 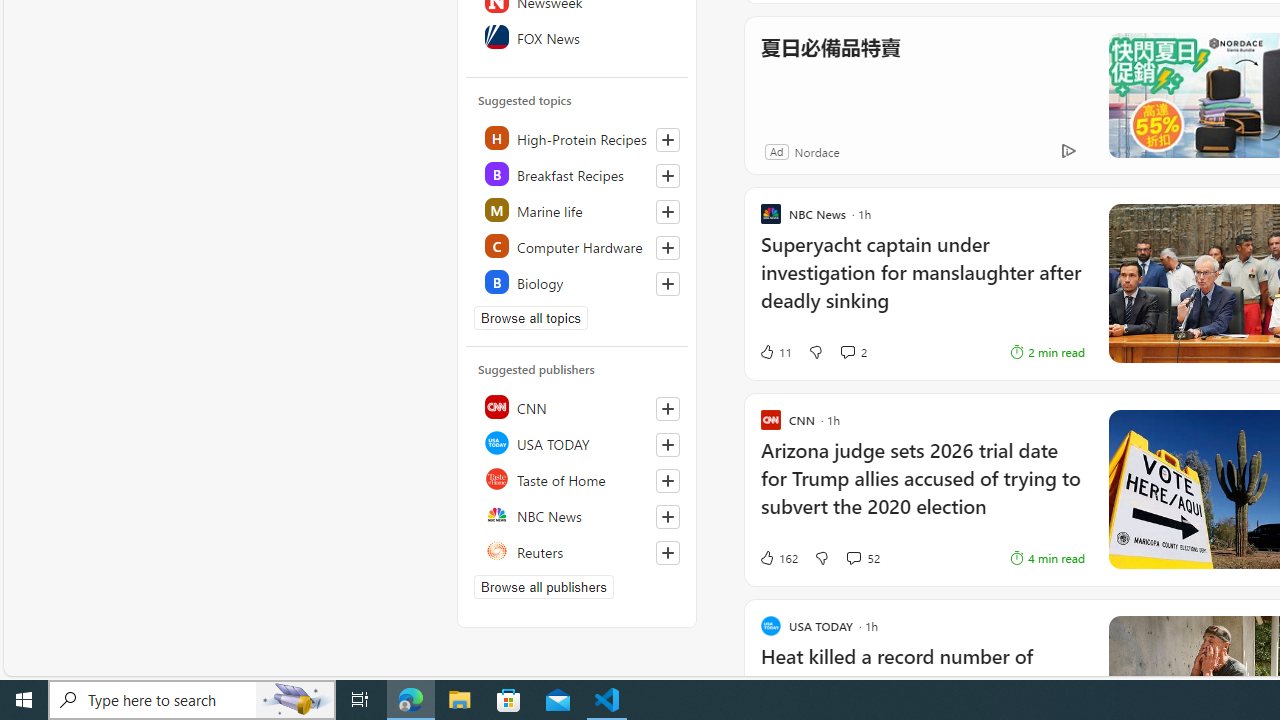 What do you see at coordinates (577, 37) in the screenshot?
I see `'FOX News'` at bounding box center [577, 37].